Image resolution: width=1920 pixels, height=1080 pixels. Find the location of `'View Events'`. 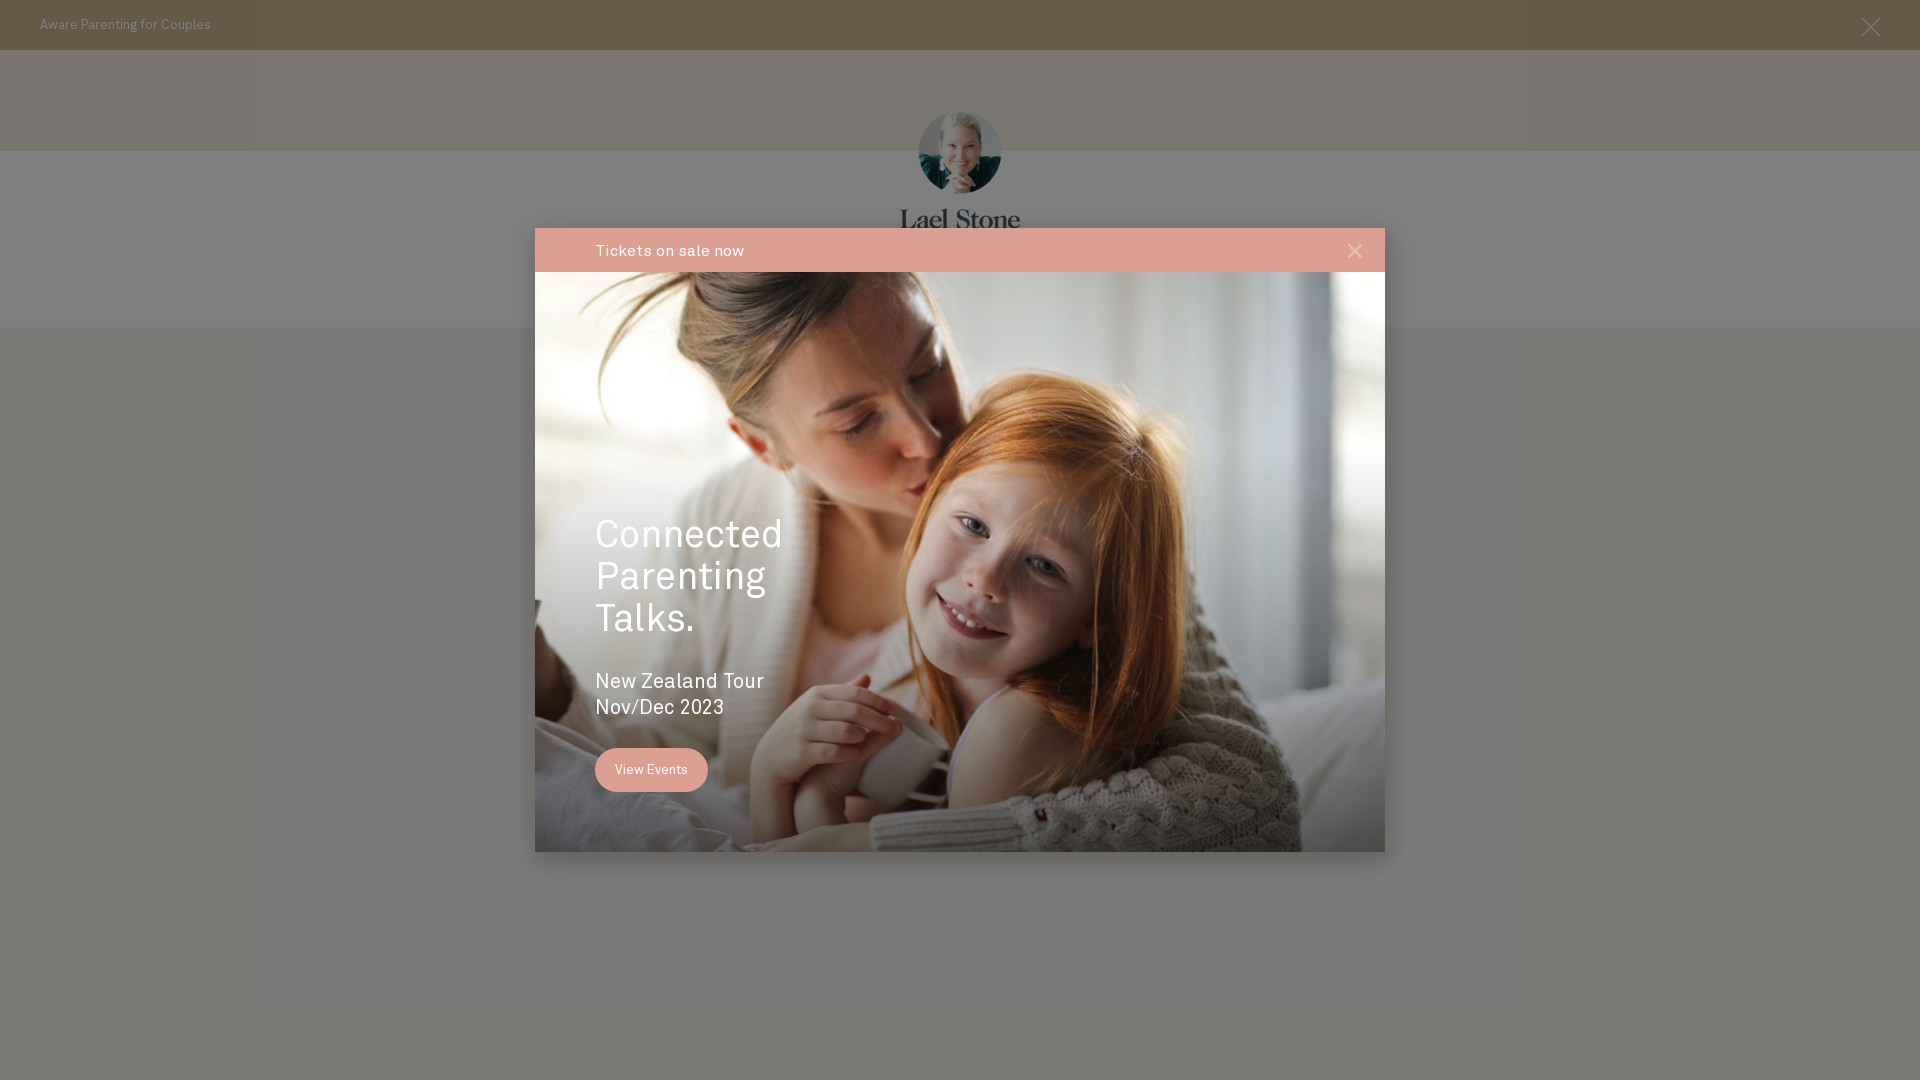

'View Events' is located at coordinates (651, 769).